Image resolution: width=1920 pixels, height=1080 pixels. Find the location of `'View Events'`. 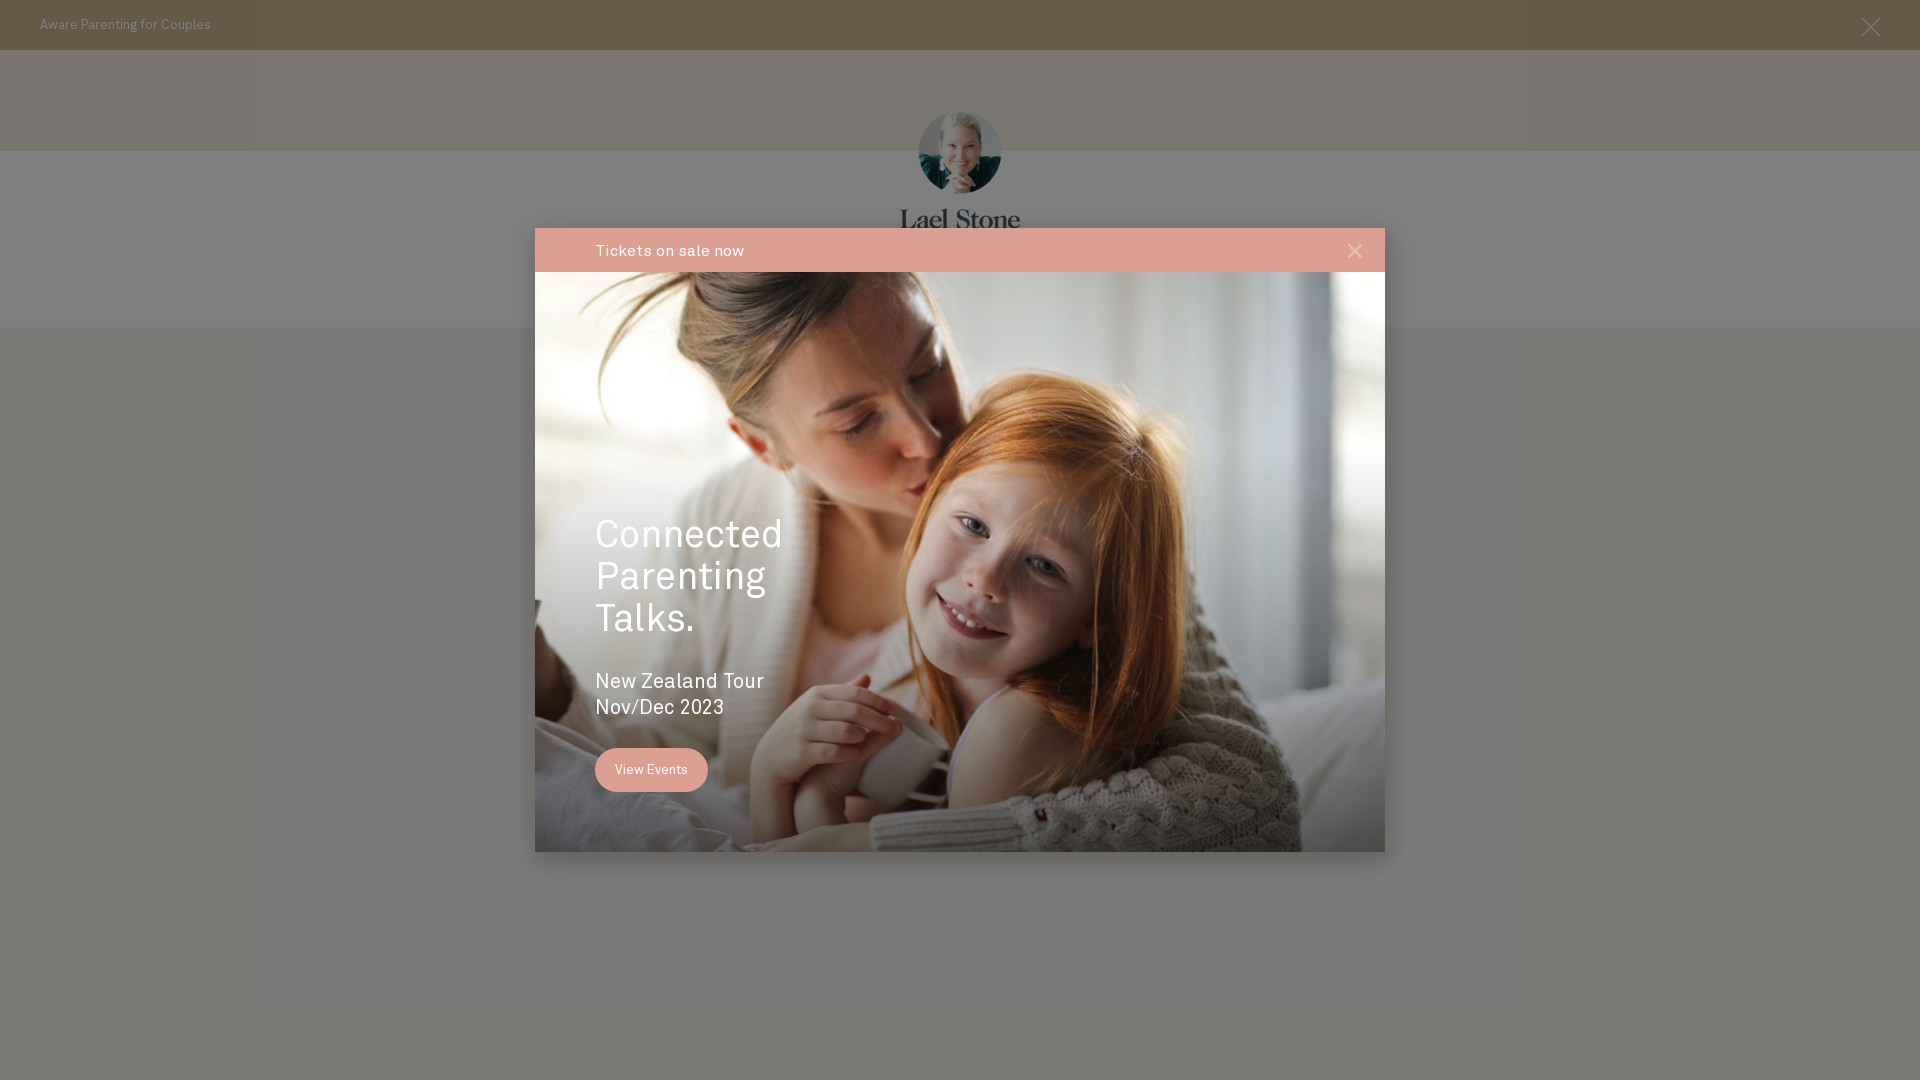

'View Events' is located at coordinates (651, 769).